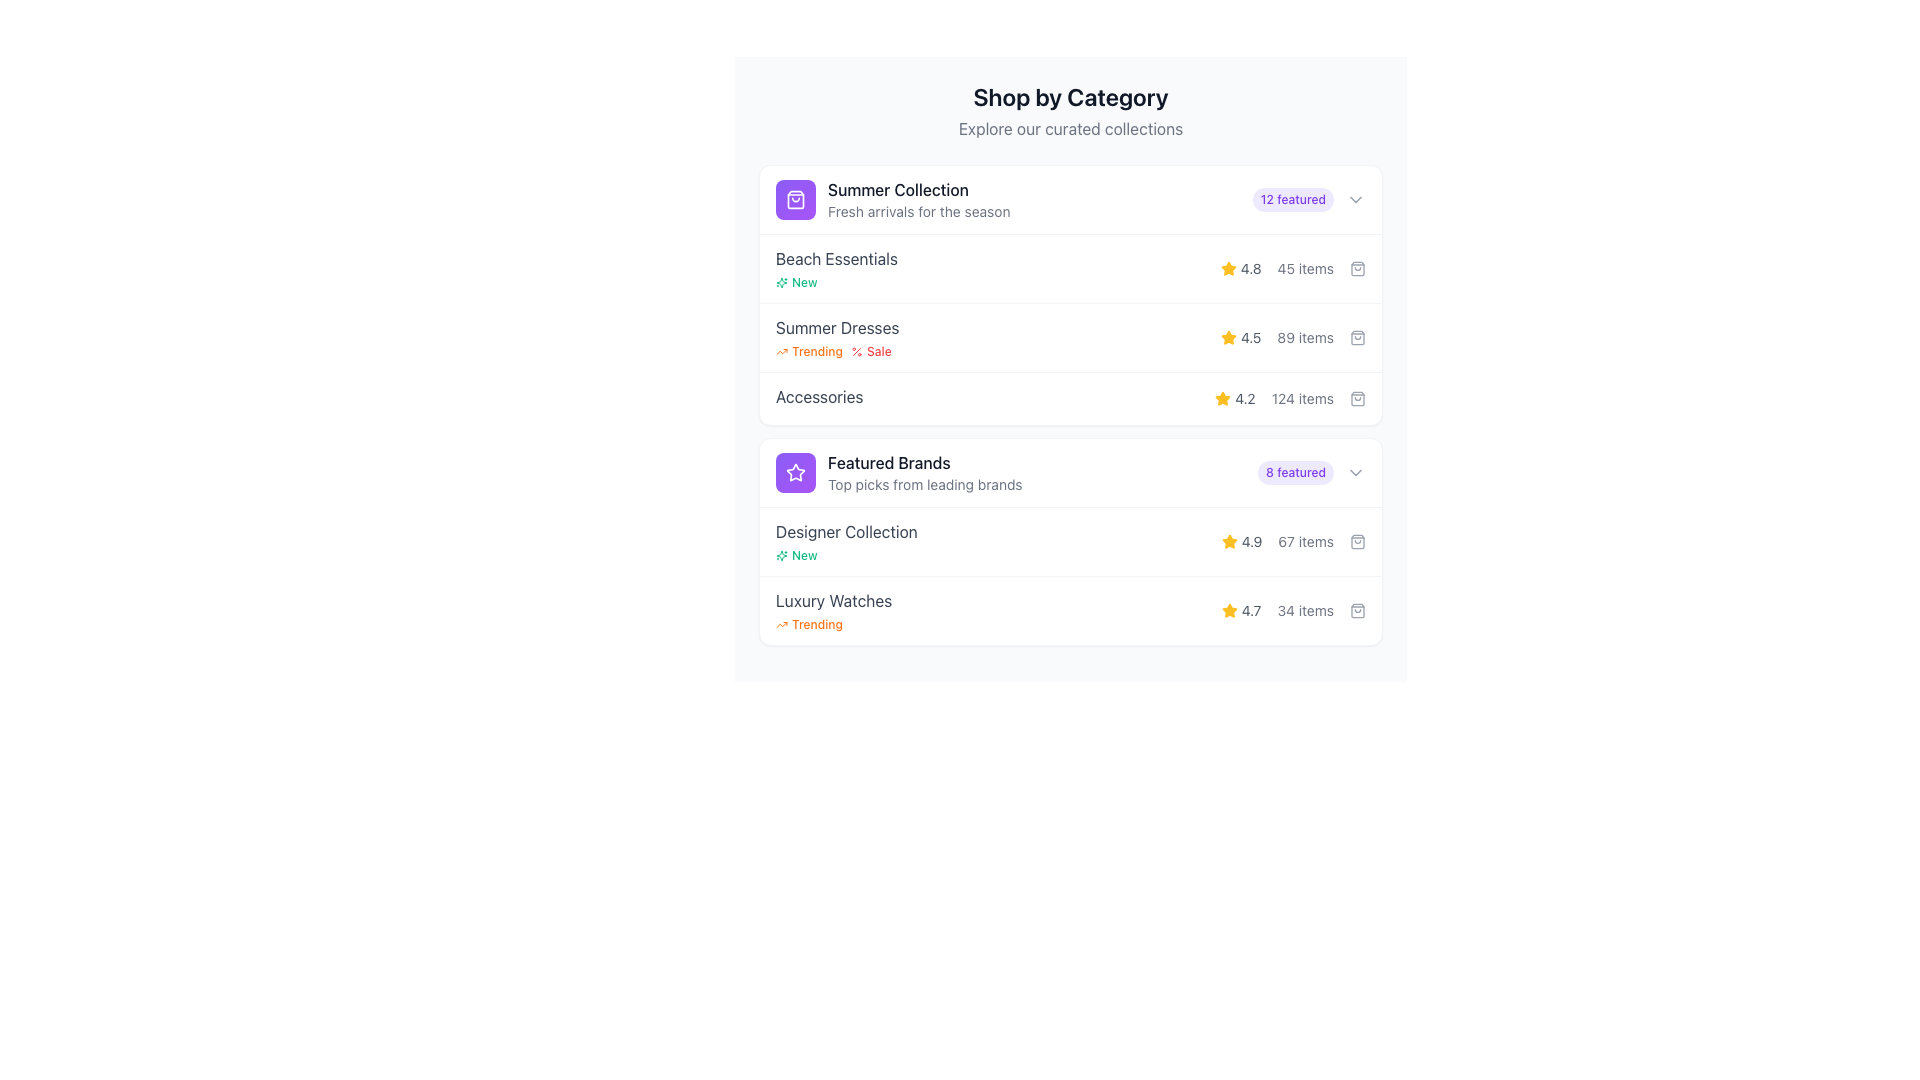  Describe the element at coordinates (1227, 337) in the screenshot. I see `the rating icon that visually represents the score, located to the left of the text '4.5'` at that location.